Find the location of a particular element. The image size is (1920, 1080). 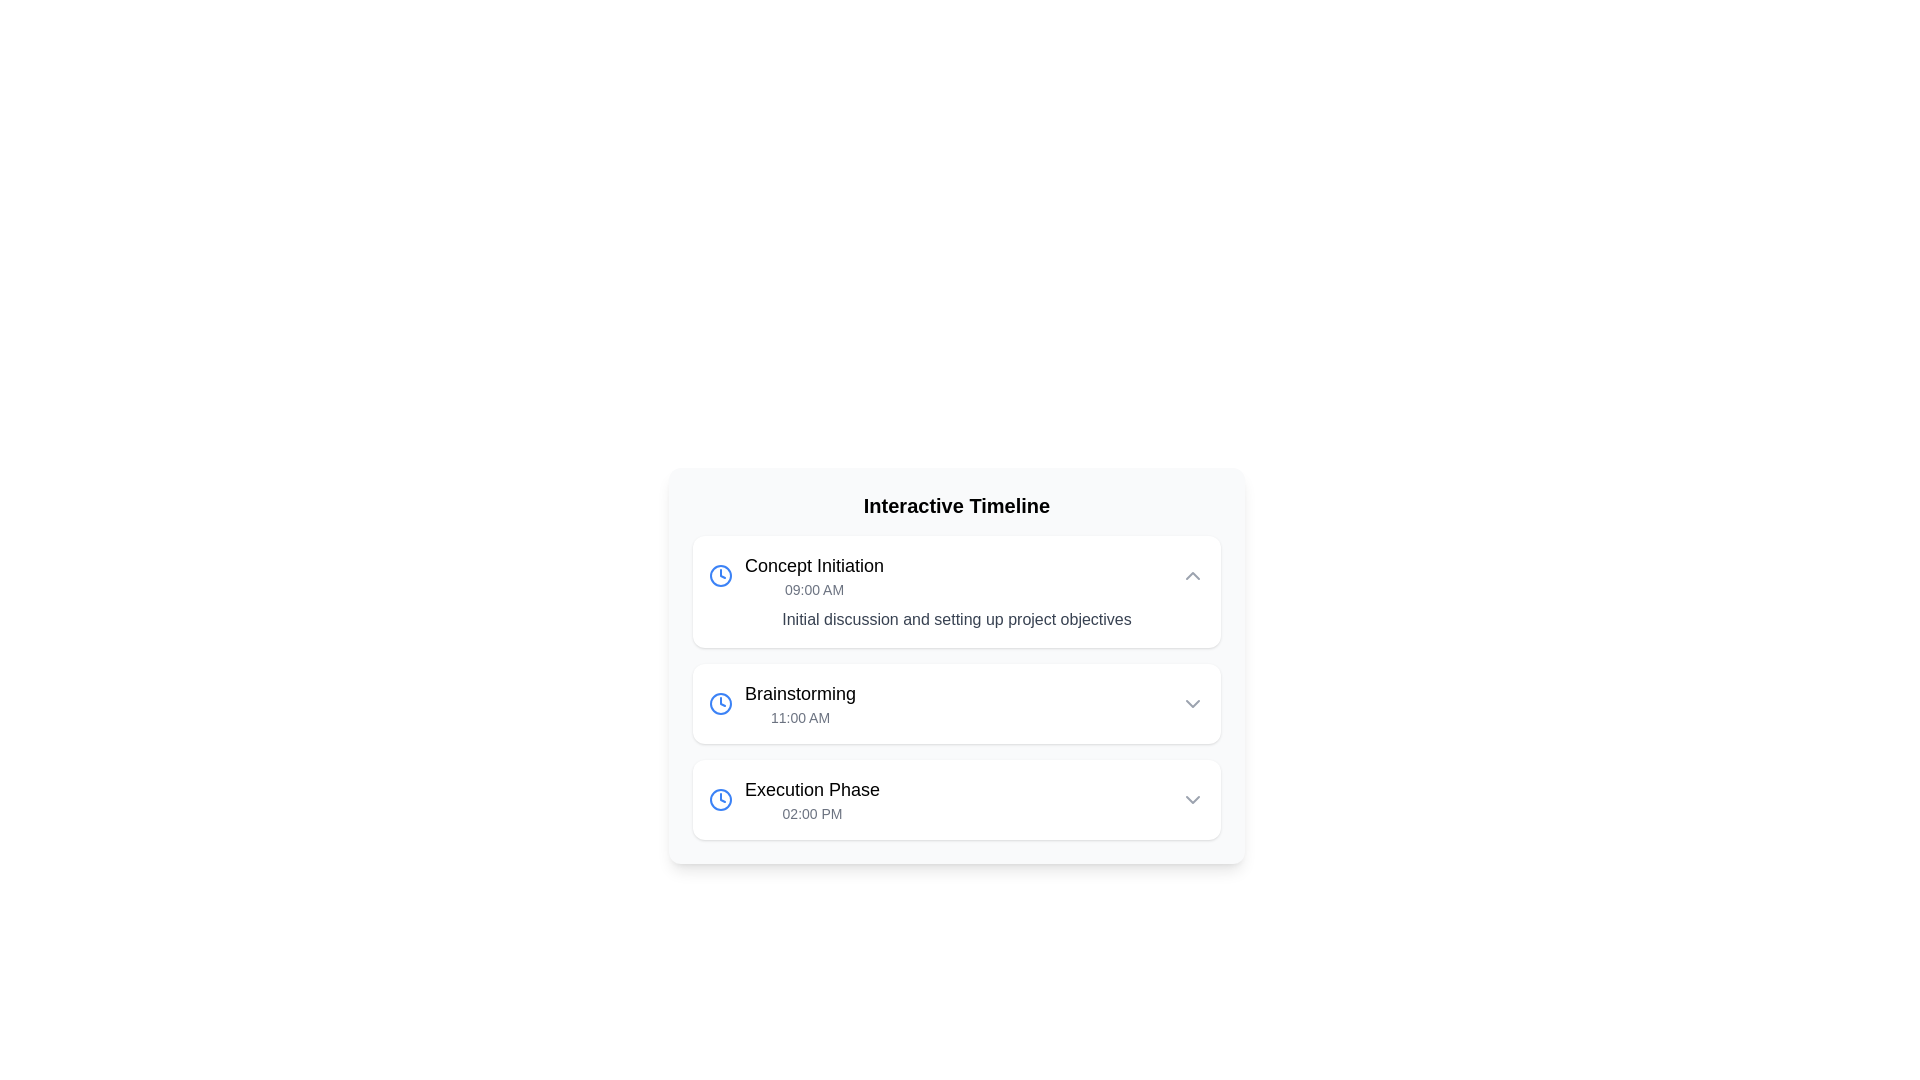

the 'Brainstorming' text label, which serves as the title for the second event in the timeline, to interact with its linked content is located at coordinates (800, 693).